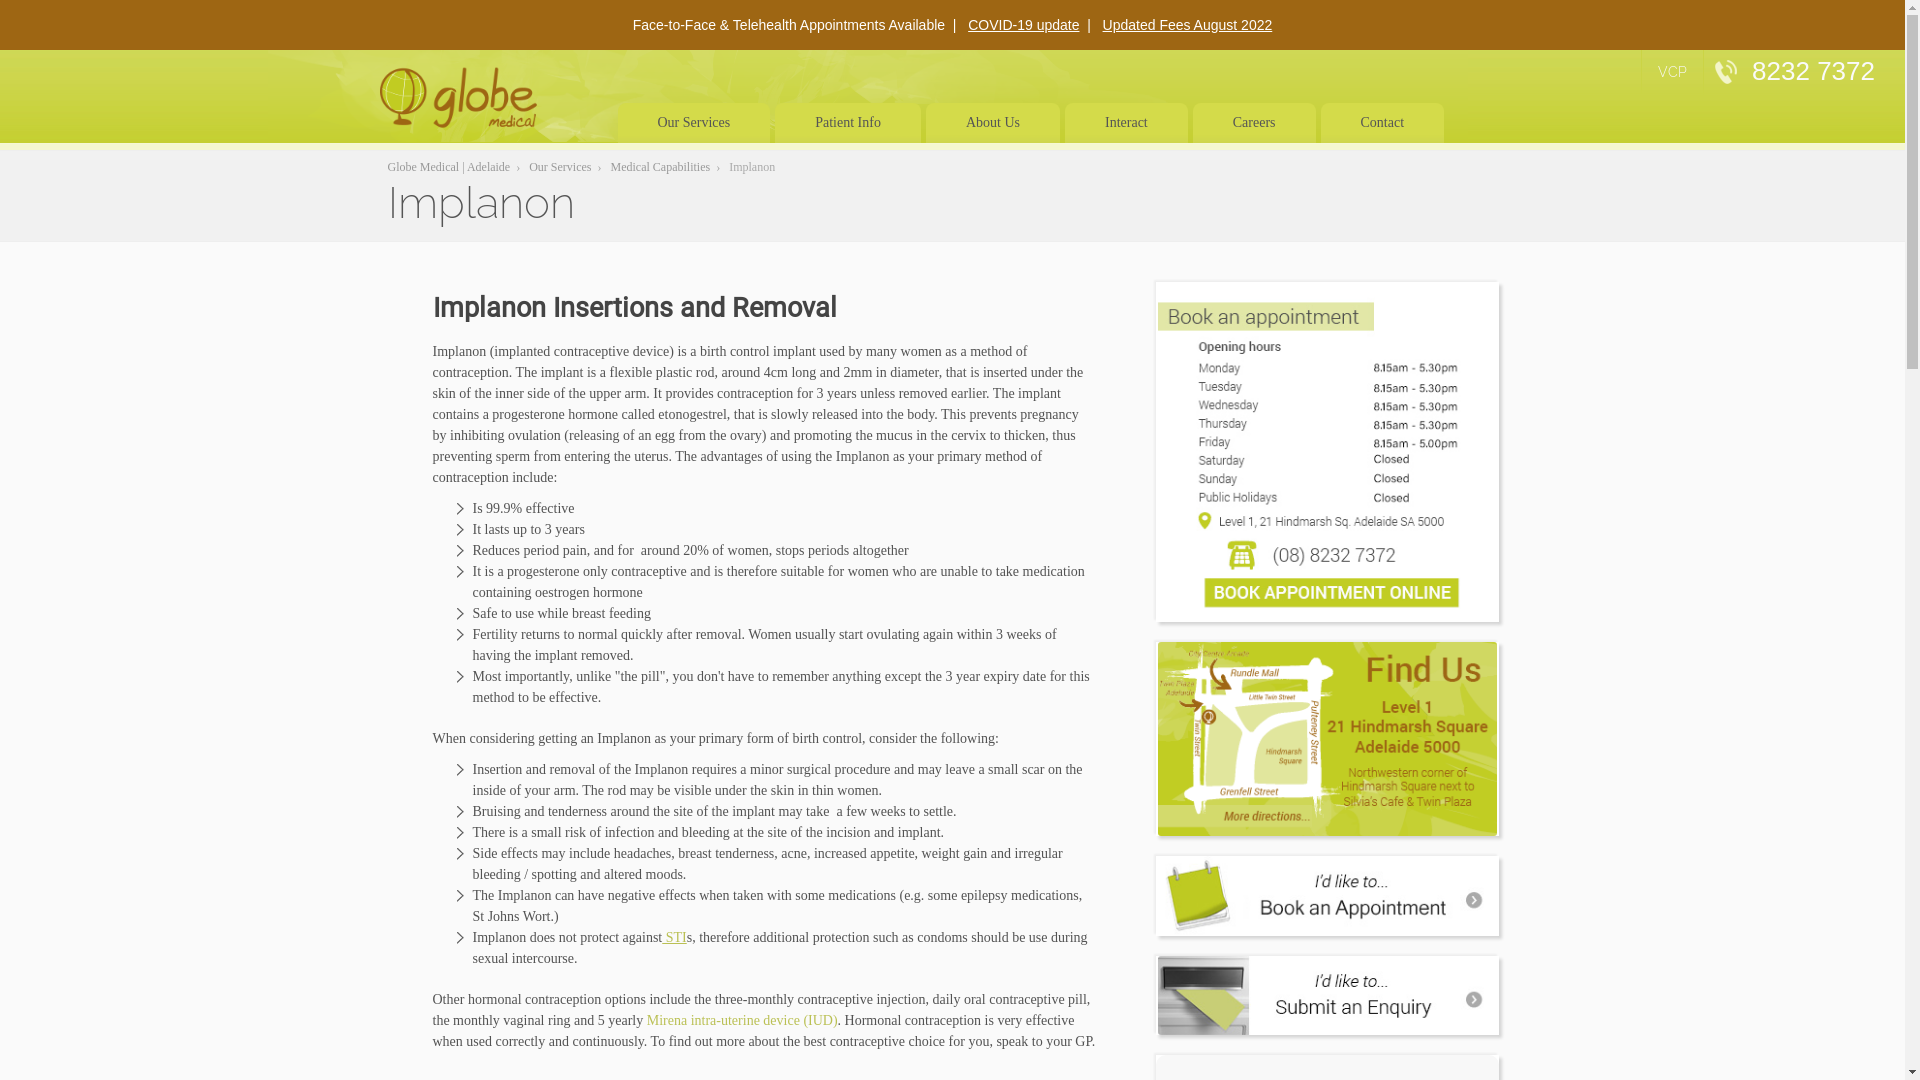 This screenshot has width=1920, height=1080. What do you see at coordinates (1672, 71) in the screenshot?
I see `'VCP'` at bounding box center [1672, 71].